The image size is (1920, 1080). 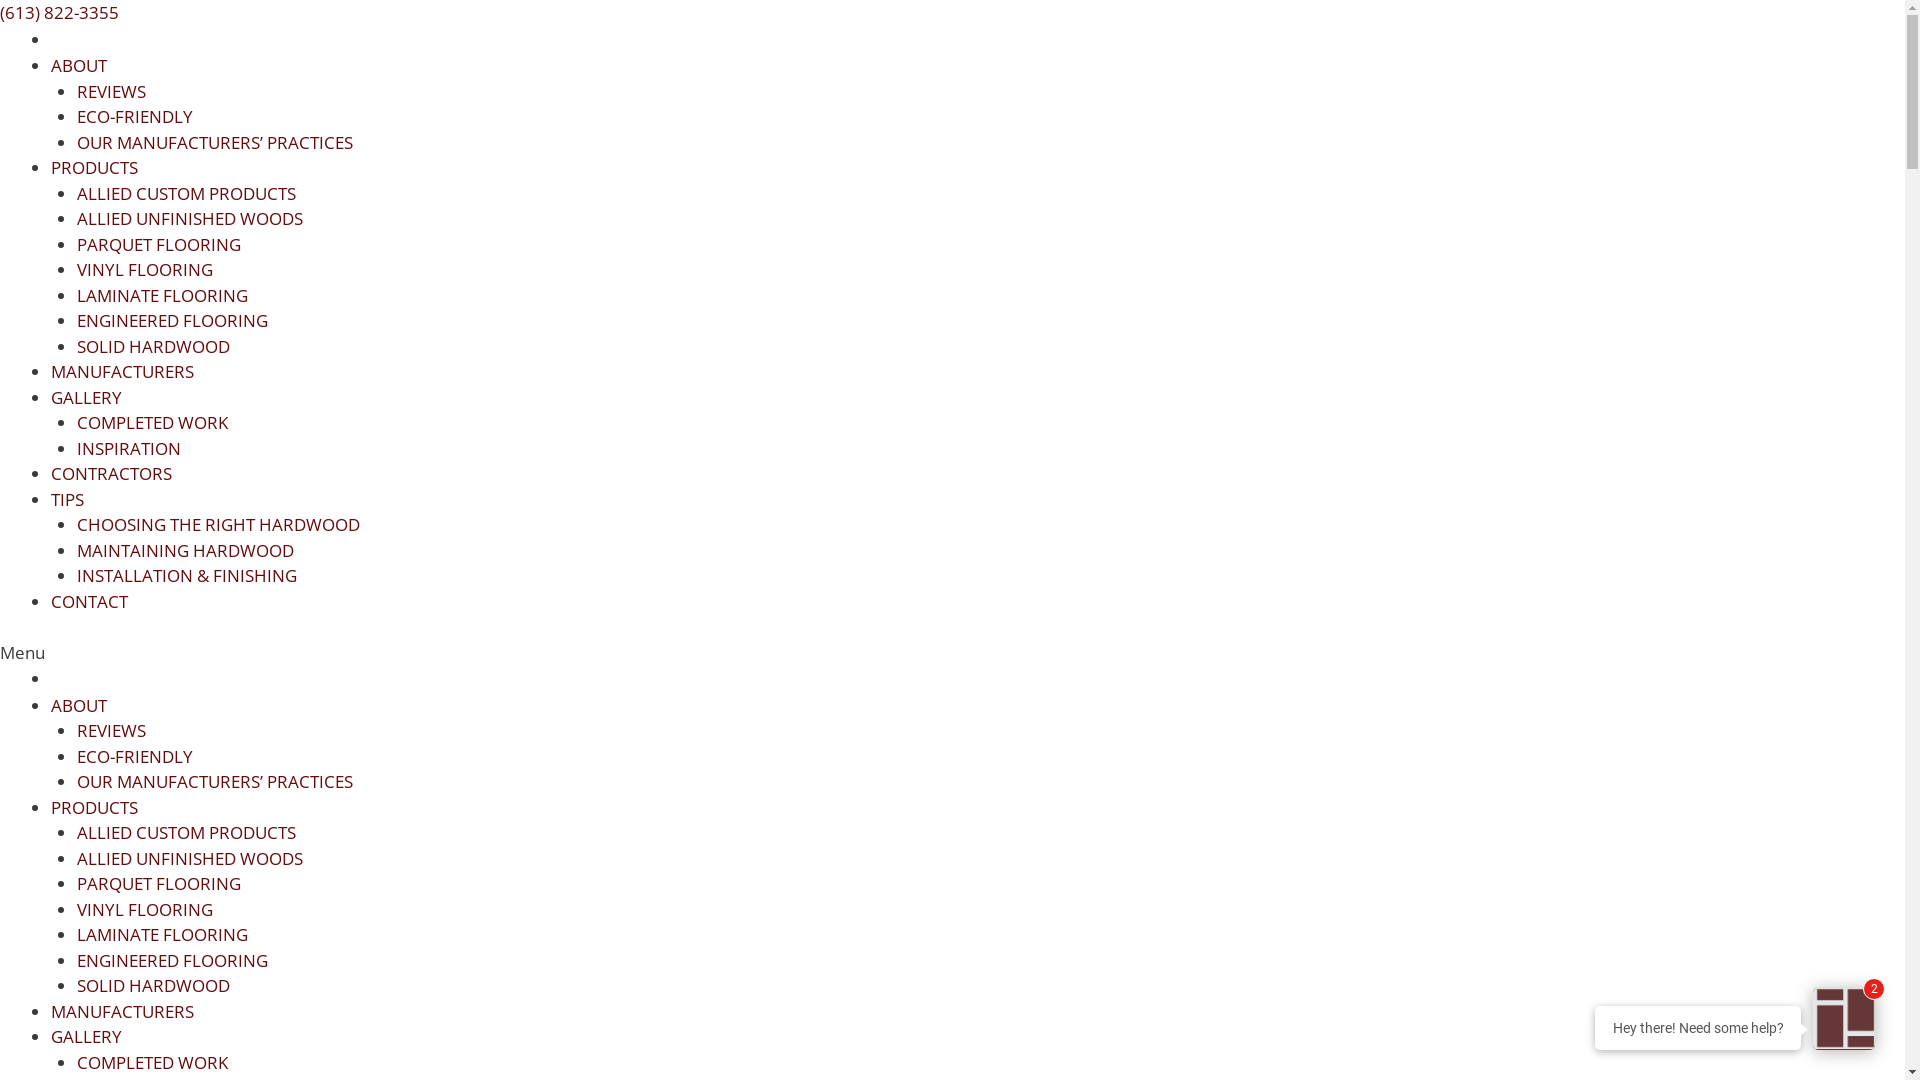 What do you see at coordinates (76, 909) in the screenshot?
I see `'VINYL FLOORING'` at bounding box center [76, 909].